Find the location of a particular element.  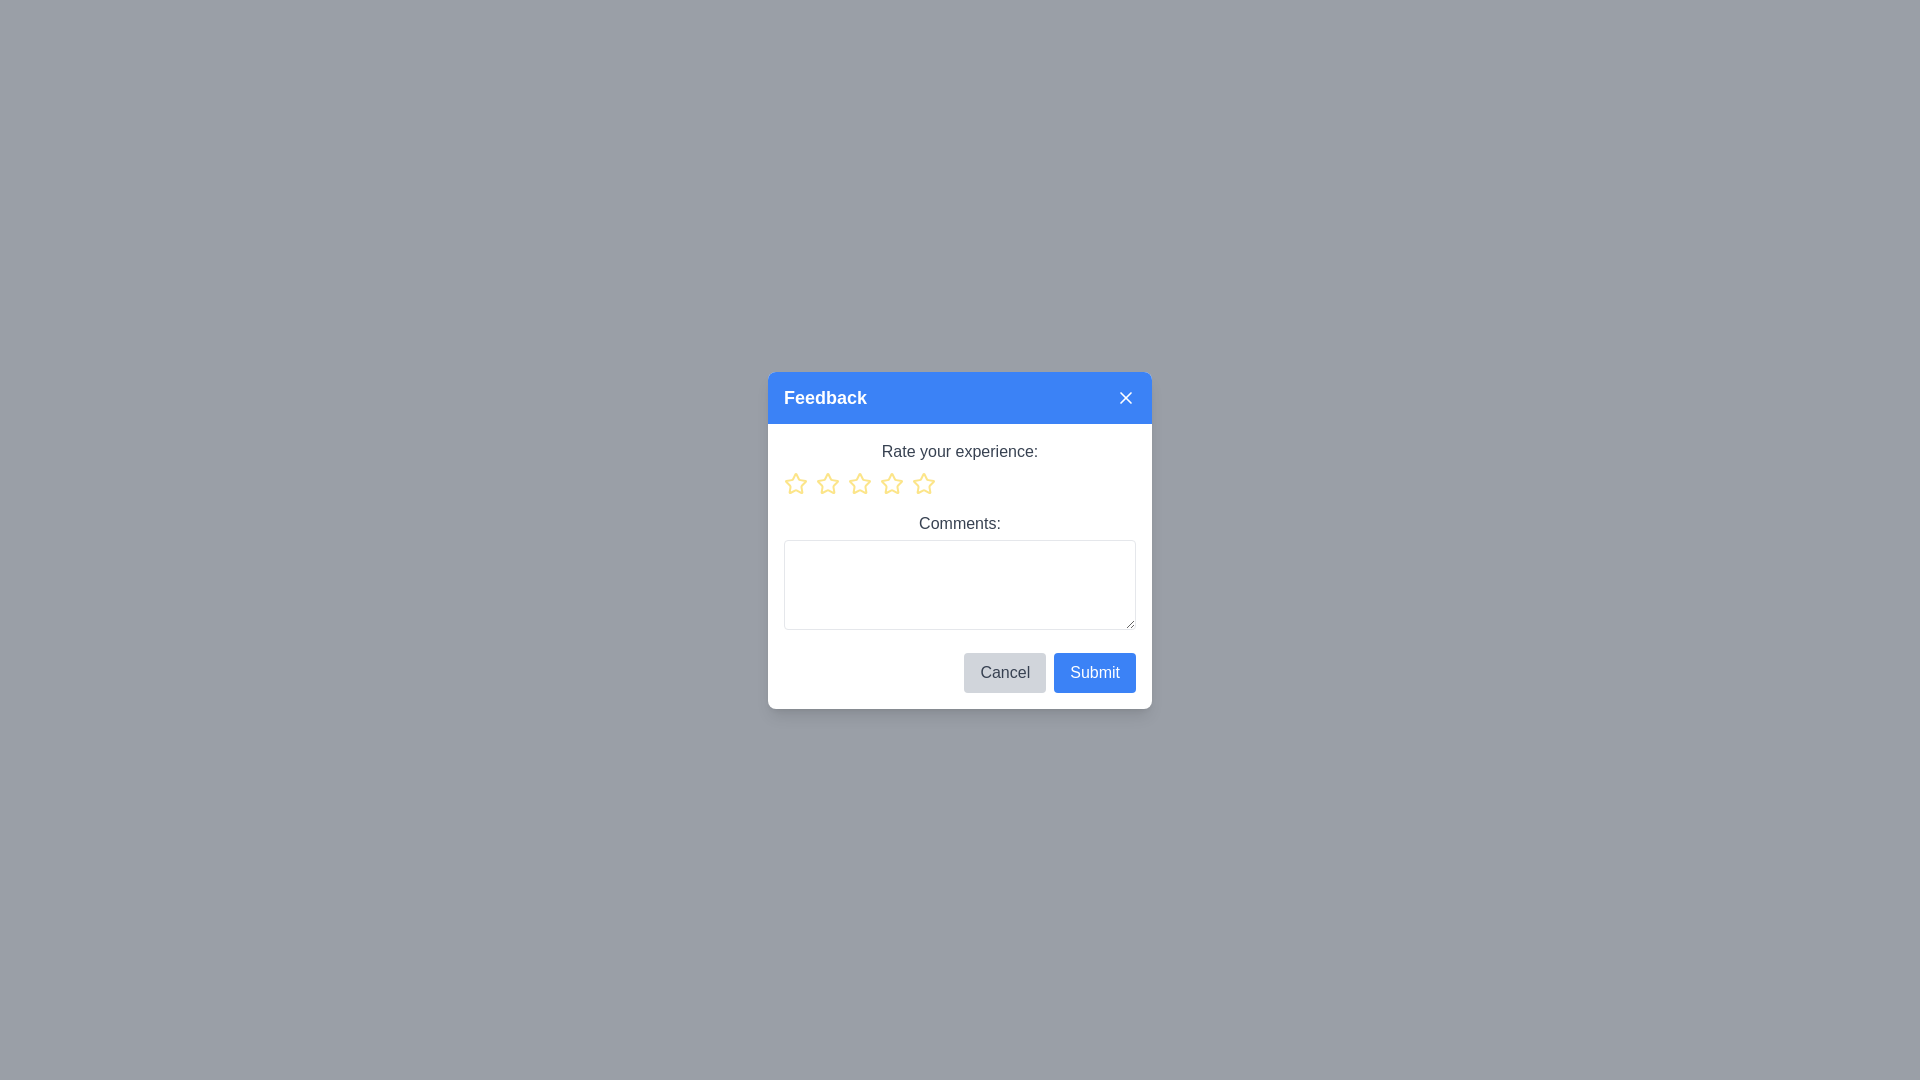

the second star-shaped icon in the feedback dialog box labeled 'Rate your experience' is located at coordinates (828, 483).